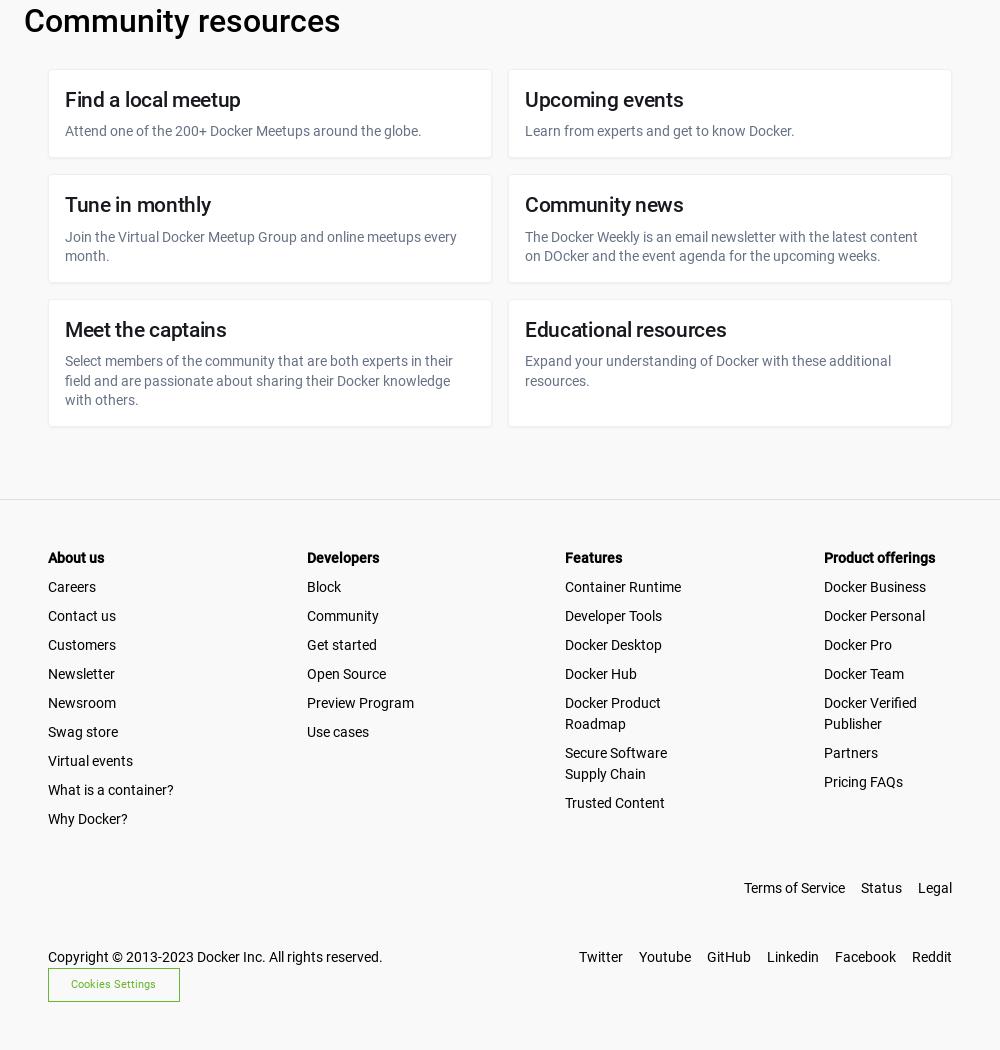 Image resolution: width=1000 pixels, height=1050 pixels. Describe the element at coordinates (336, 730) in the screenshot. I see `'Use cases'` at that location.